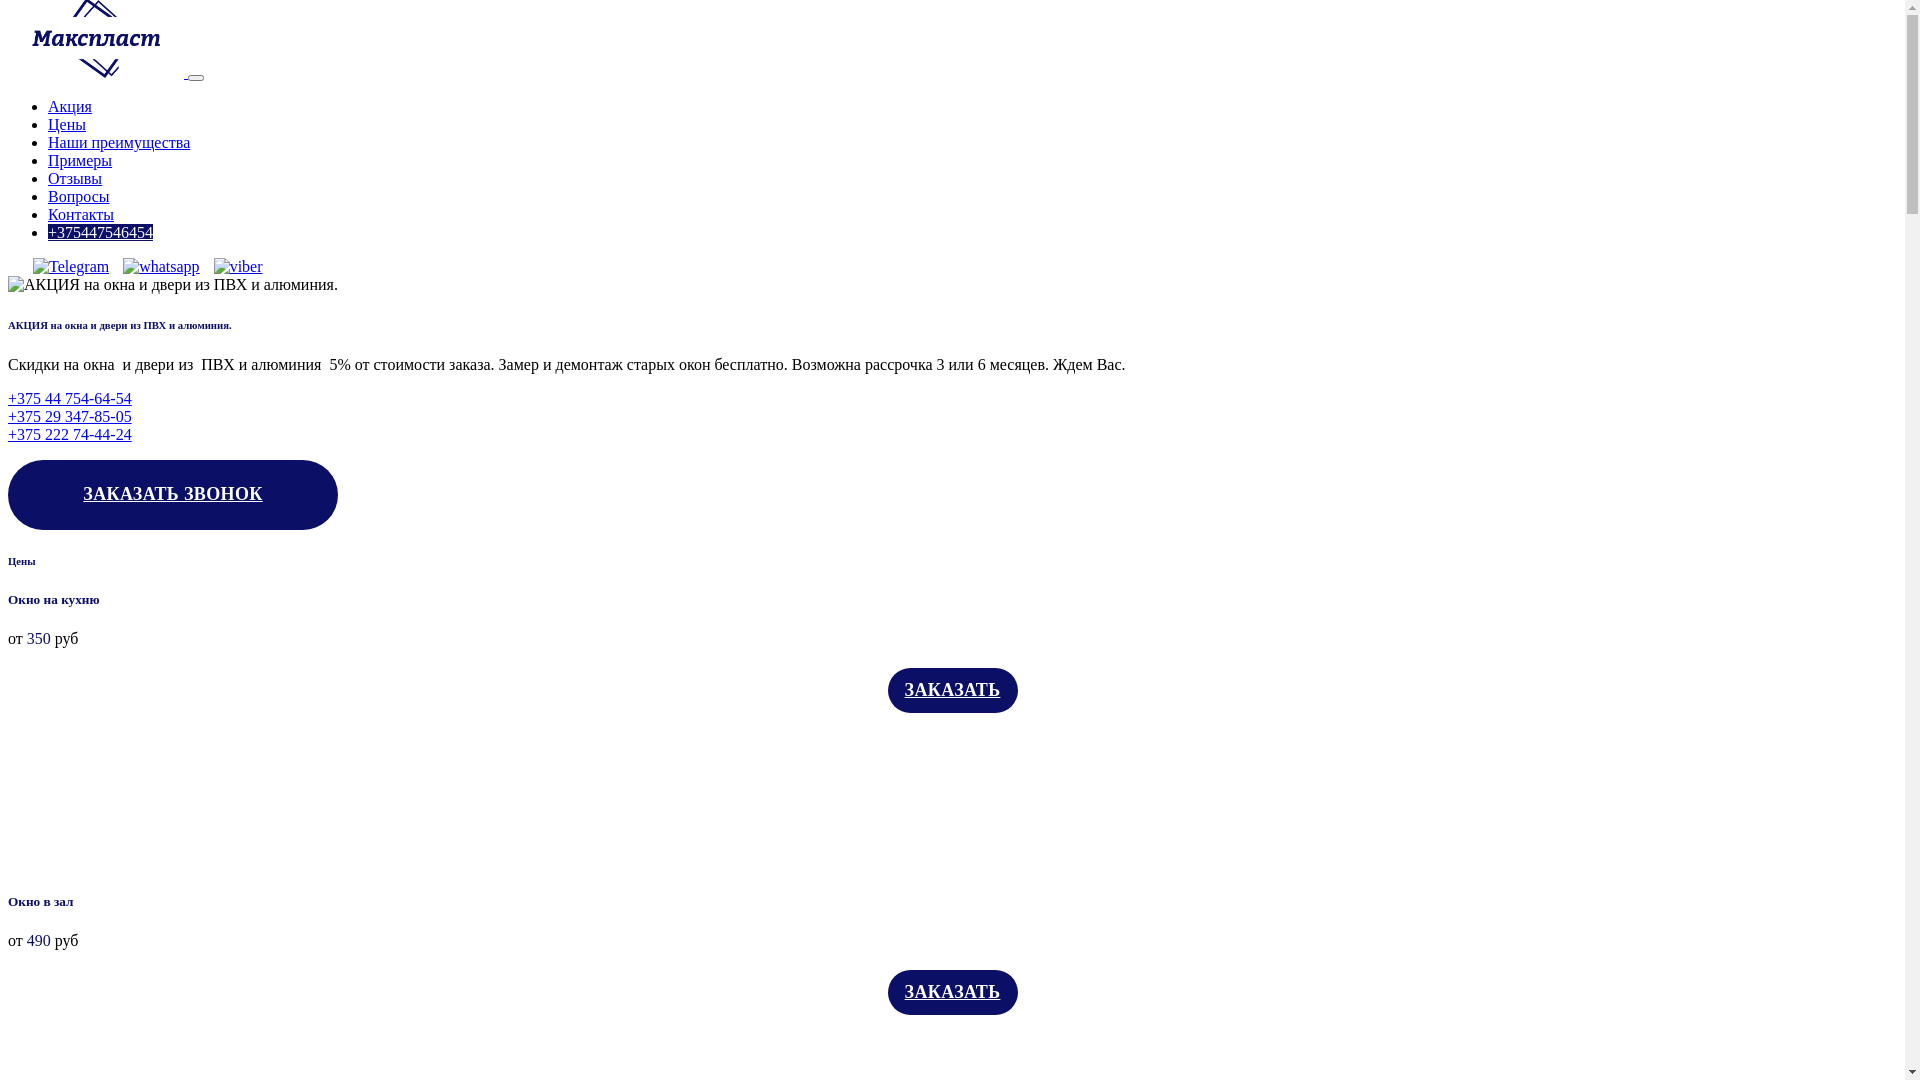 This screenshot has width=1920, height=1080. I want to click on '+375 44 754-64-54', so click(8, 398).